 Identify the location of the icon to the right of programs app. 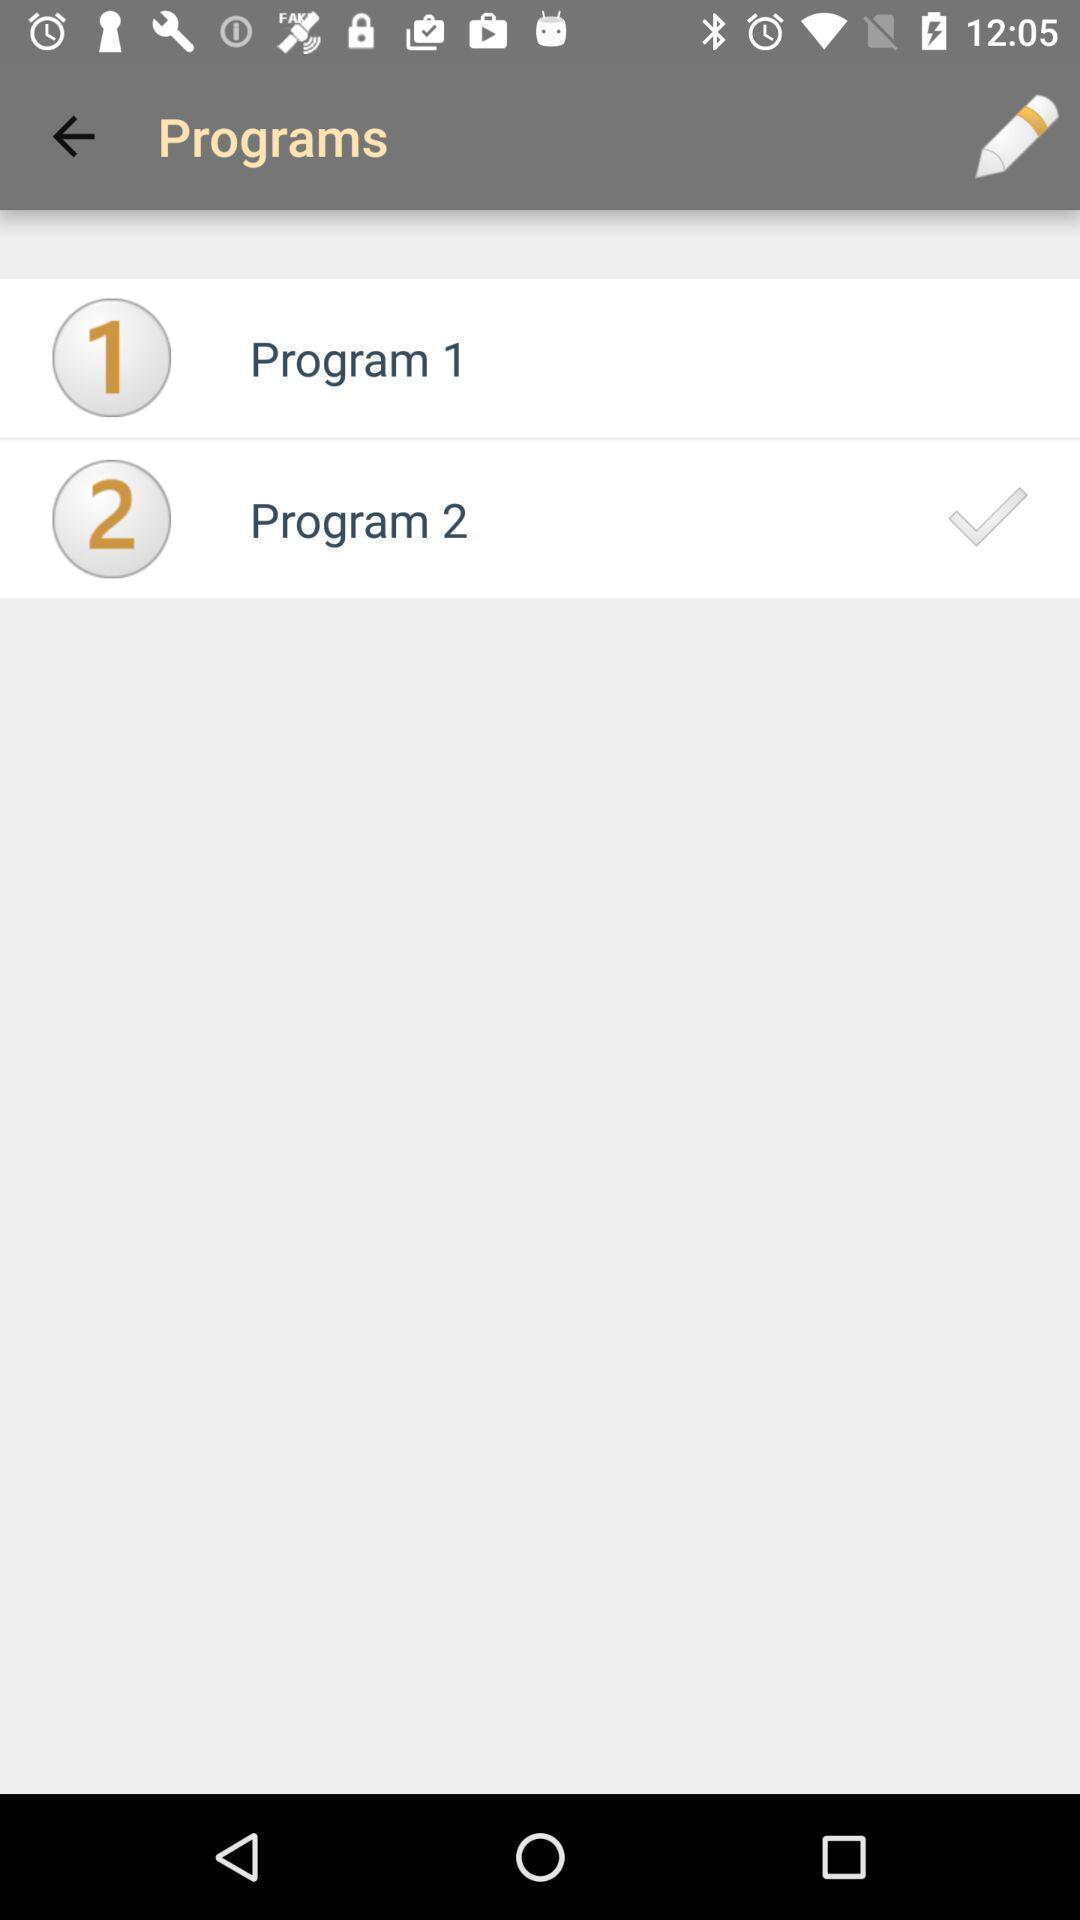
(1017, 135).